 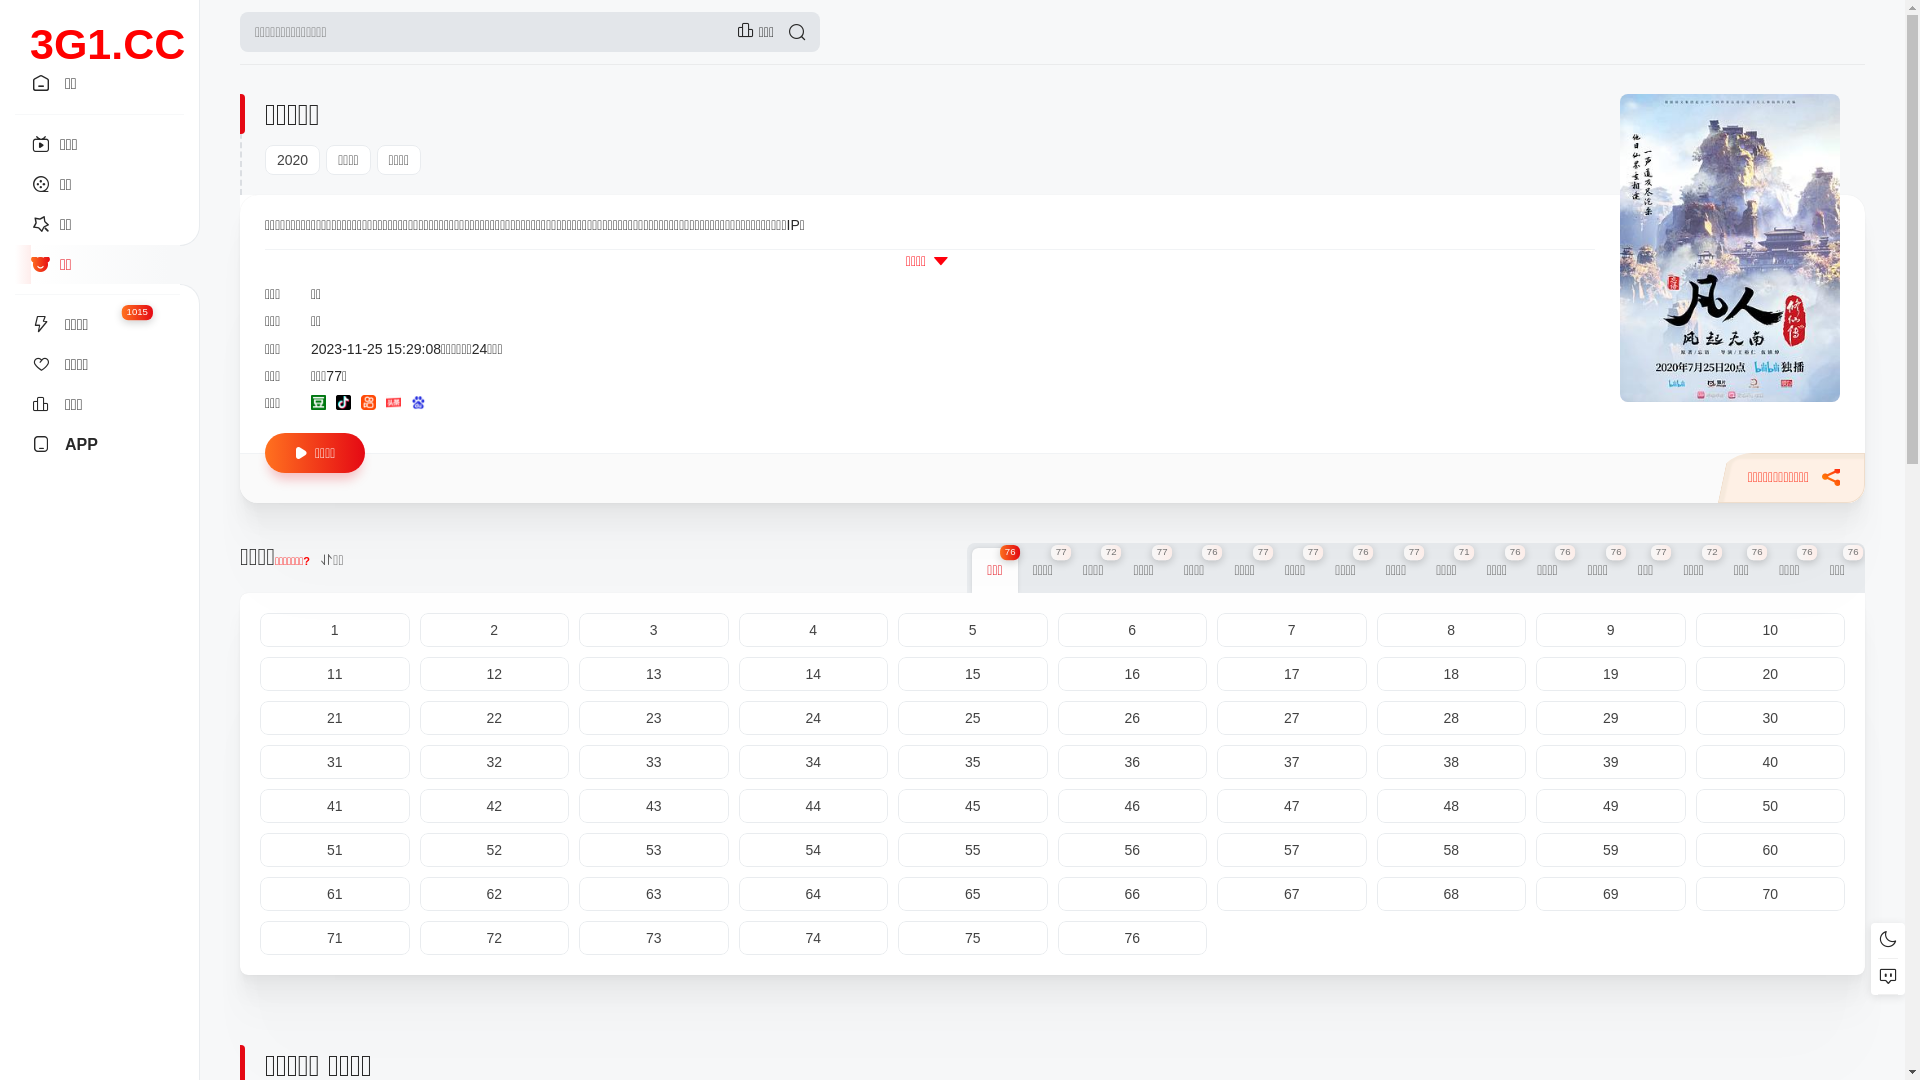 What do you see at coordinates (896, 805) in the screenshot?
I see `'45'` at bounding box center [896, 805].